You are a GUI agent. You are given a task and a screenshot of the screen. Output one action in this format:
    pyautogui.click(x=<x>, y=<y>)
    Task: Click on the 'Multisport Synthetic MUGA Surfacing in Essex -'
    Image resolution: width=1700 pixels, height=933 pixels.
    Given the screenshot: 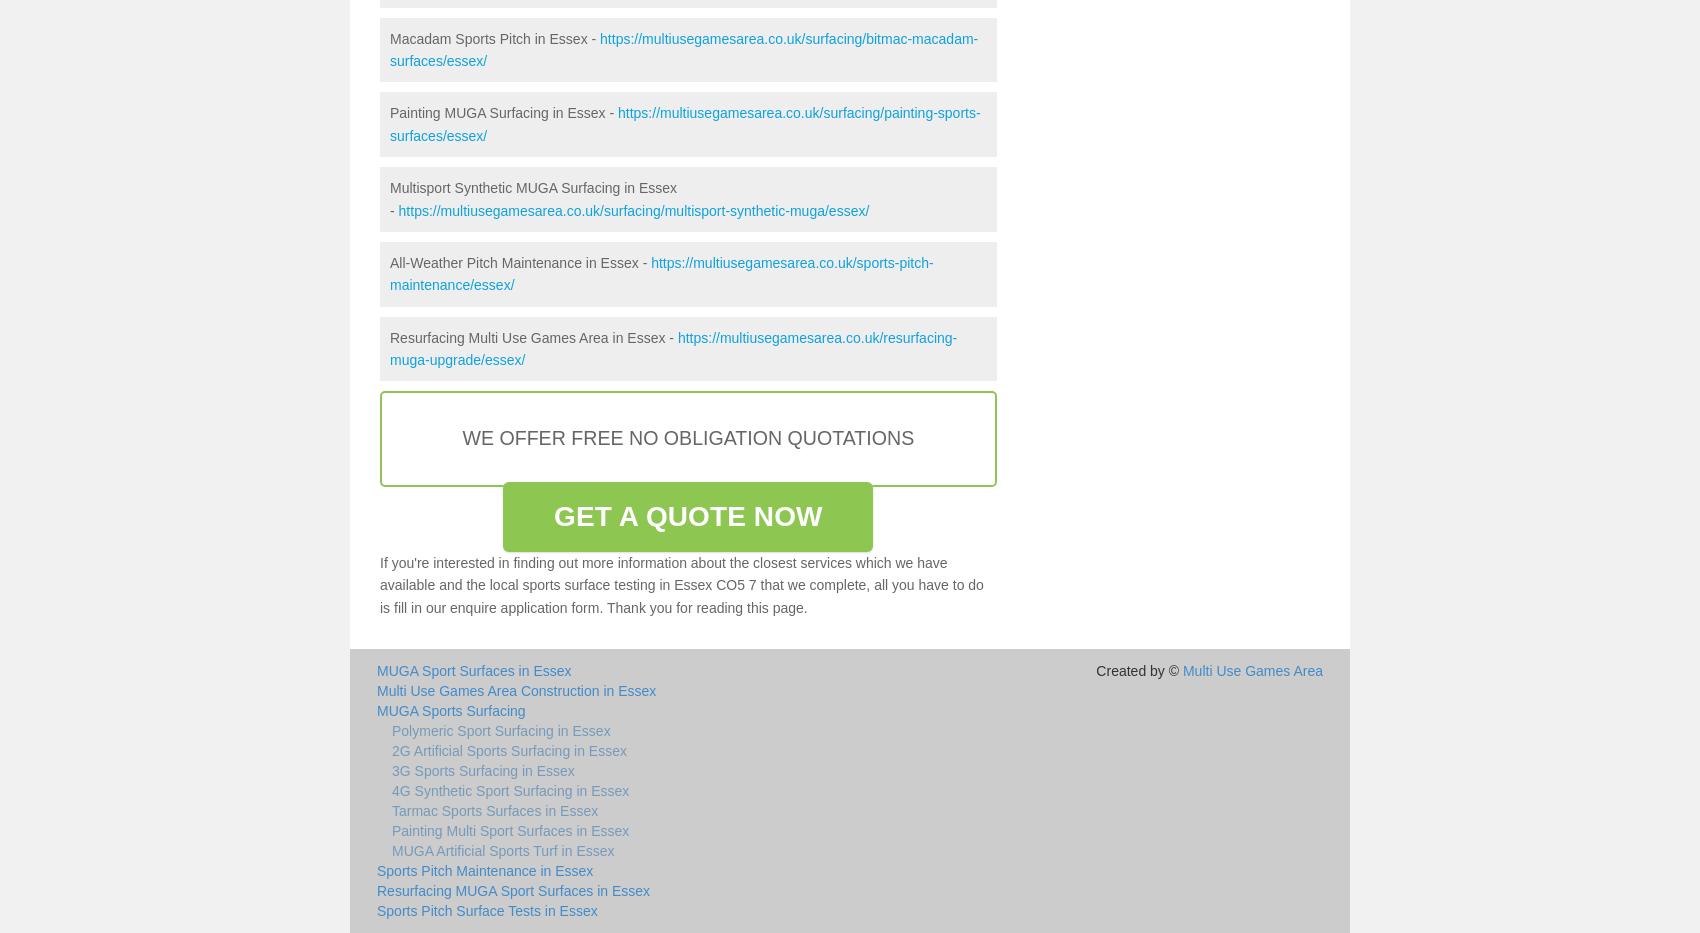 What is the action you would take?
    pyautogui.click(x=388, y=199)
    